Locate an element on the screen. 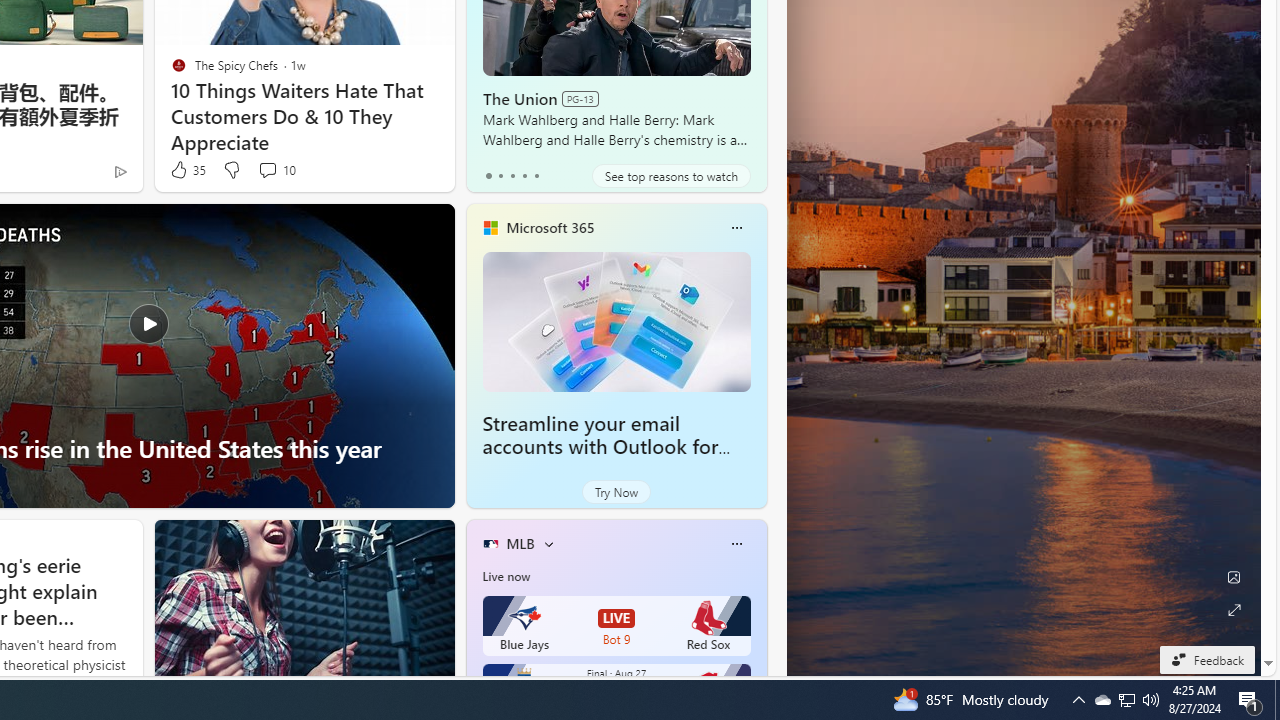 This screenshot has height=720, width=1280. 'Try Now' is located at coordinates (615, 492).